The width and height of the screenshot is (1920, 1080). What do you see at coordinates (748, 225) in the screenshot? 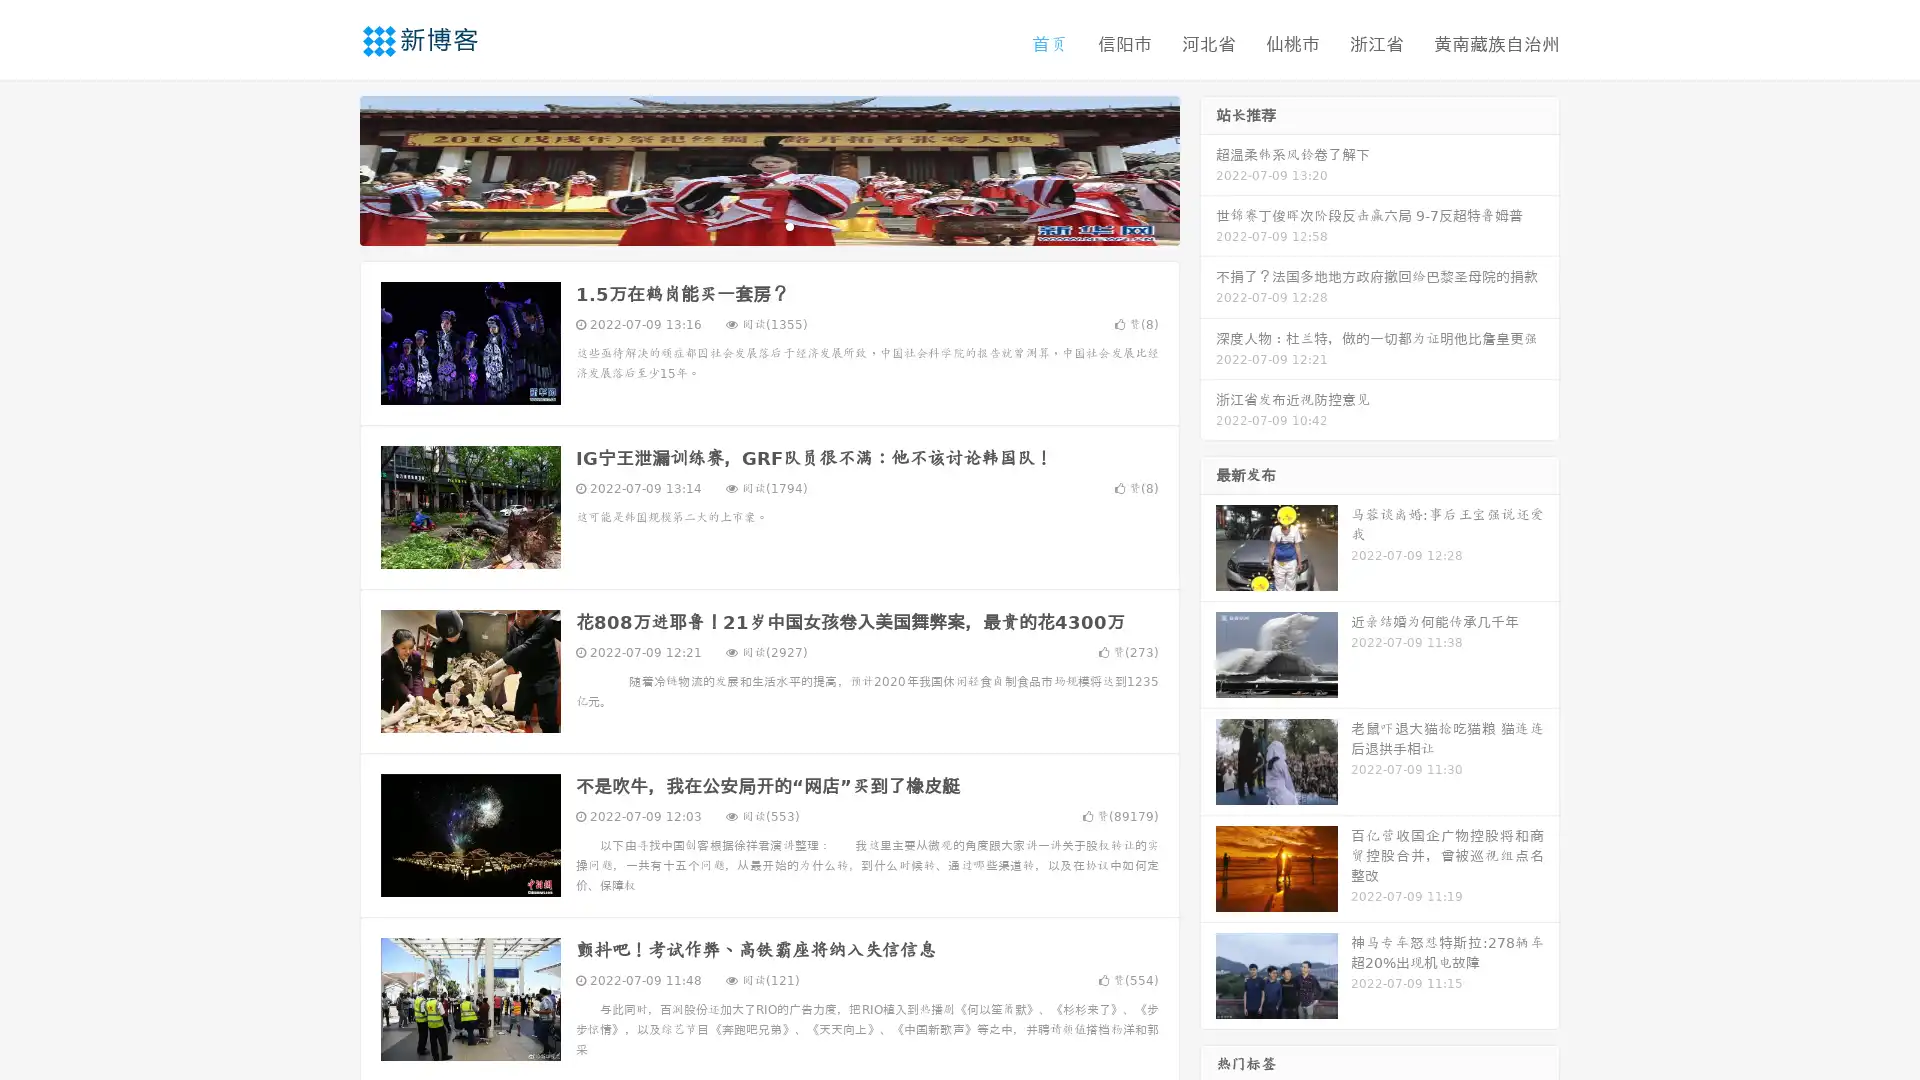
I see `Go to slide 1` at bounding box center [748, 225].